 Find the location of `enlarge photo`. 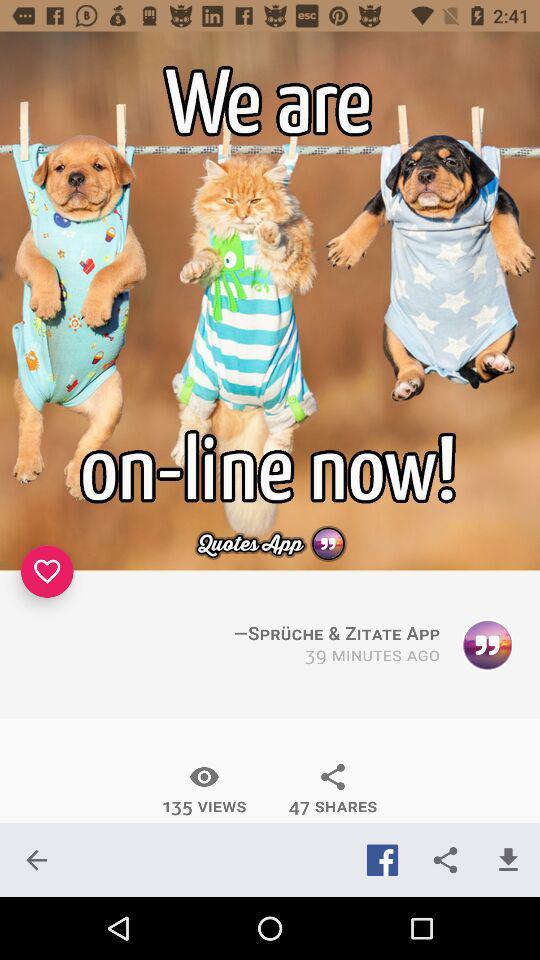

enlarge photo is located at coordinates (270, 301).